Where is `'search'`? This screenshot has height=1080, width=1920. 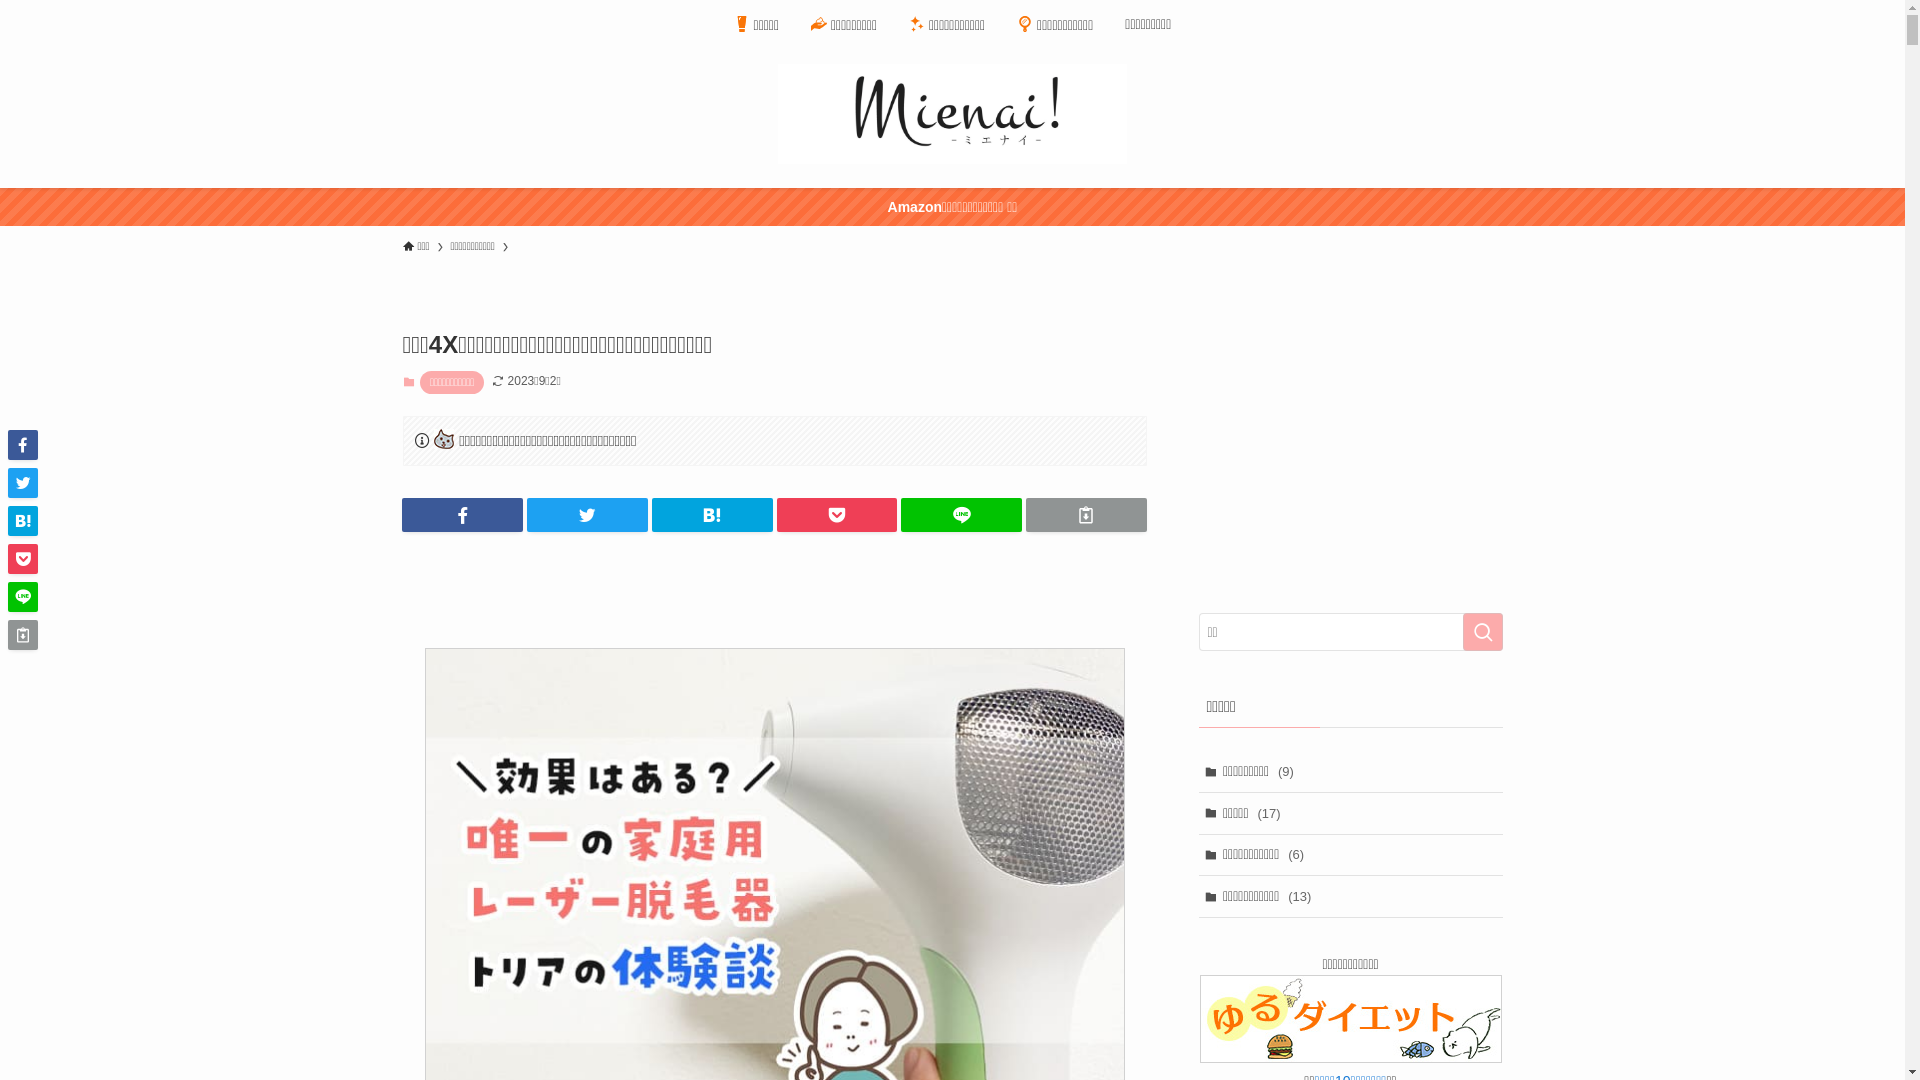 'search' is located at coordinates (1482, 632).